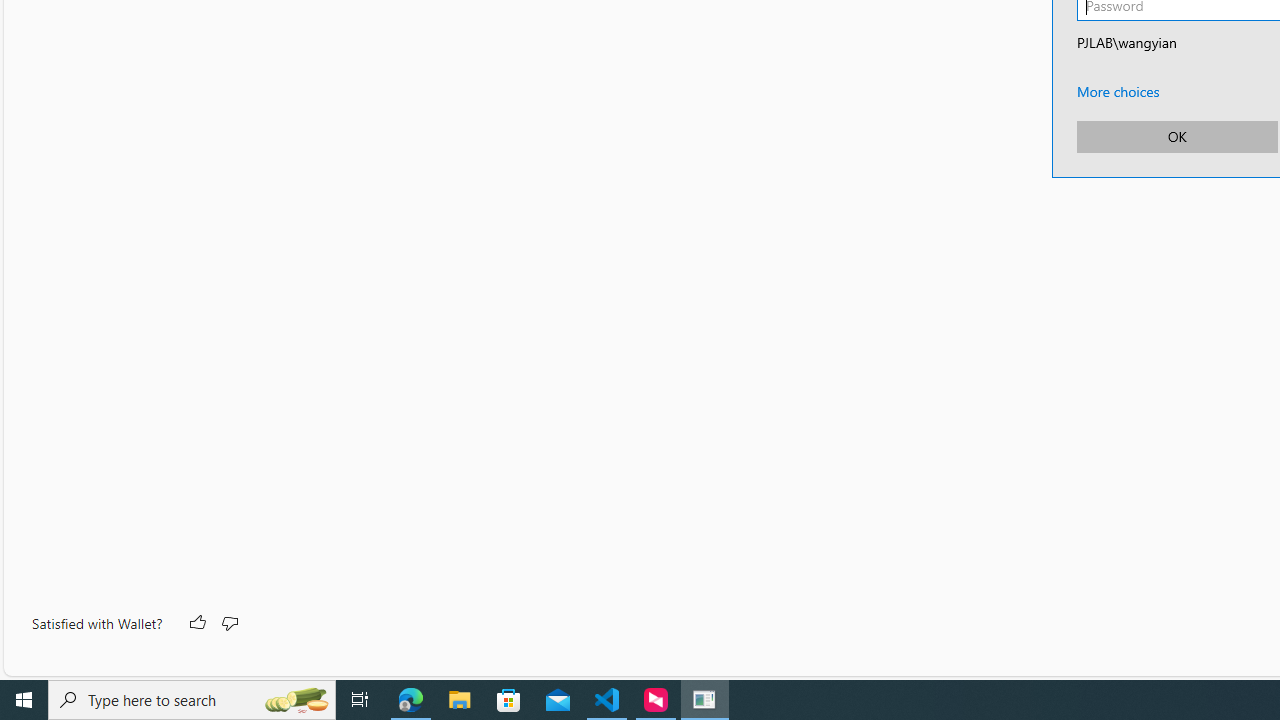 Image resolution: width=1280 pixels, height=720 pixels. I want to click on 'File Explorer', so click(459, 698).